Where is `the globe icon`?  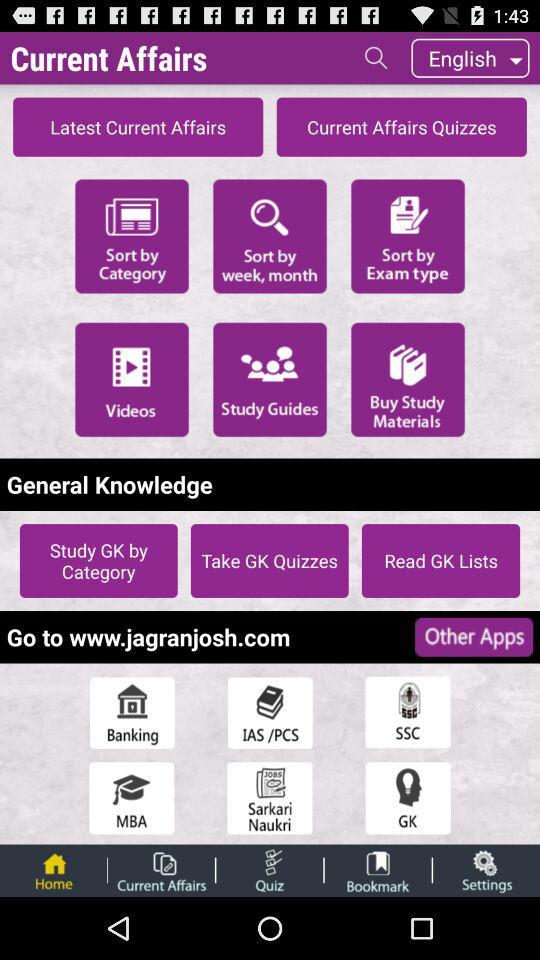 the globe icon is located at coordinates (485, 931).